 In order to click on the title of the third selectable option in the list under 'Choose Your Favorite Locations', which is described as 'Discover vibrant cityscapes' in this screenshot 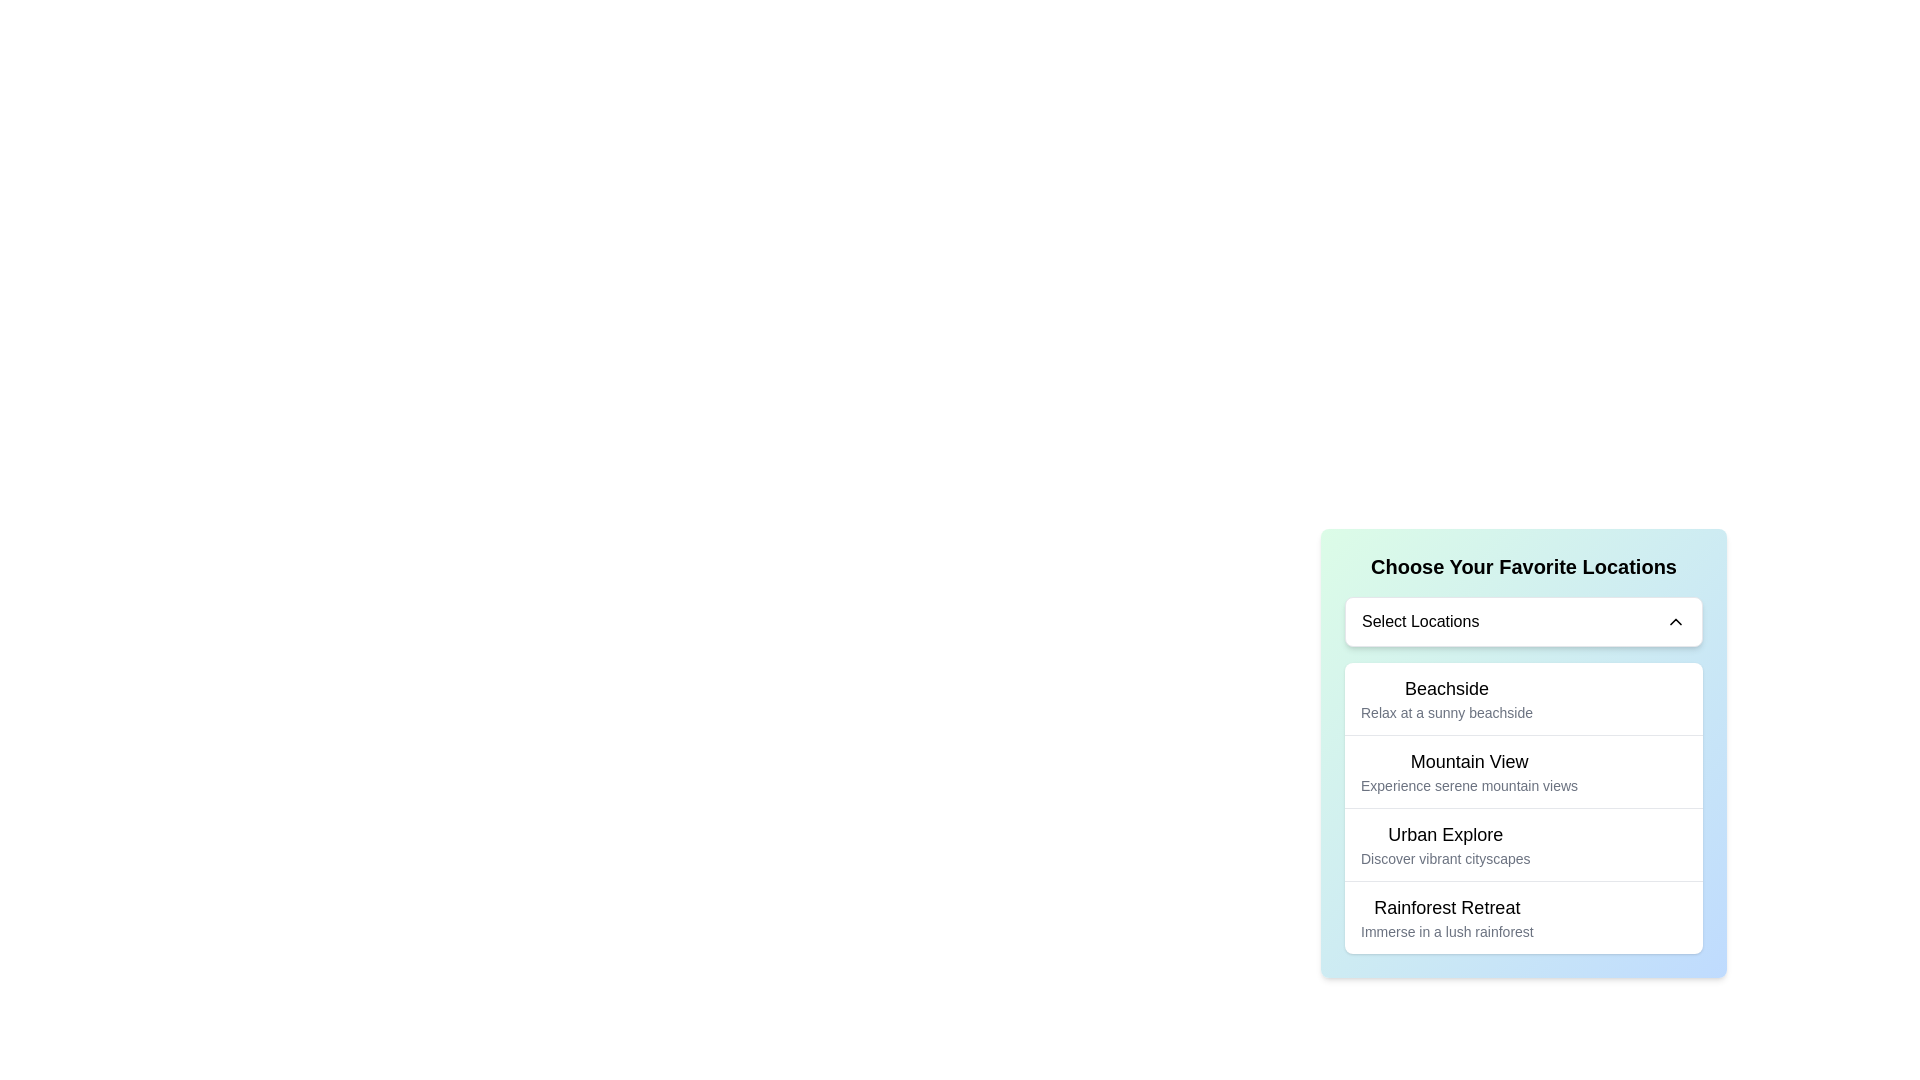, I will do `click(1445, 834)`.